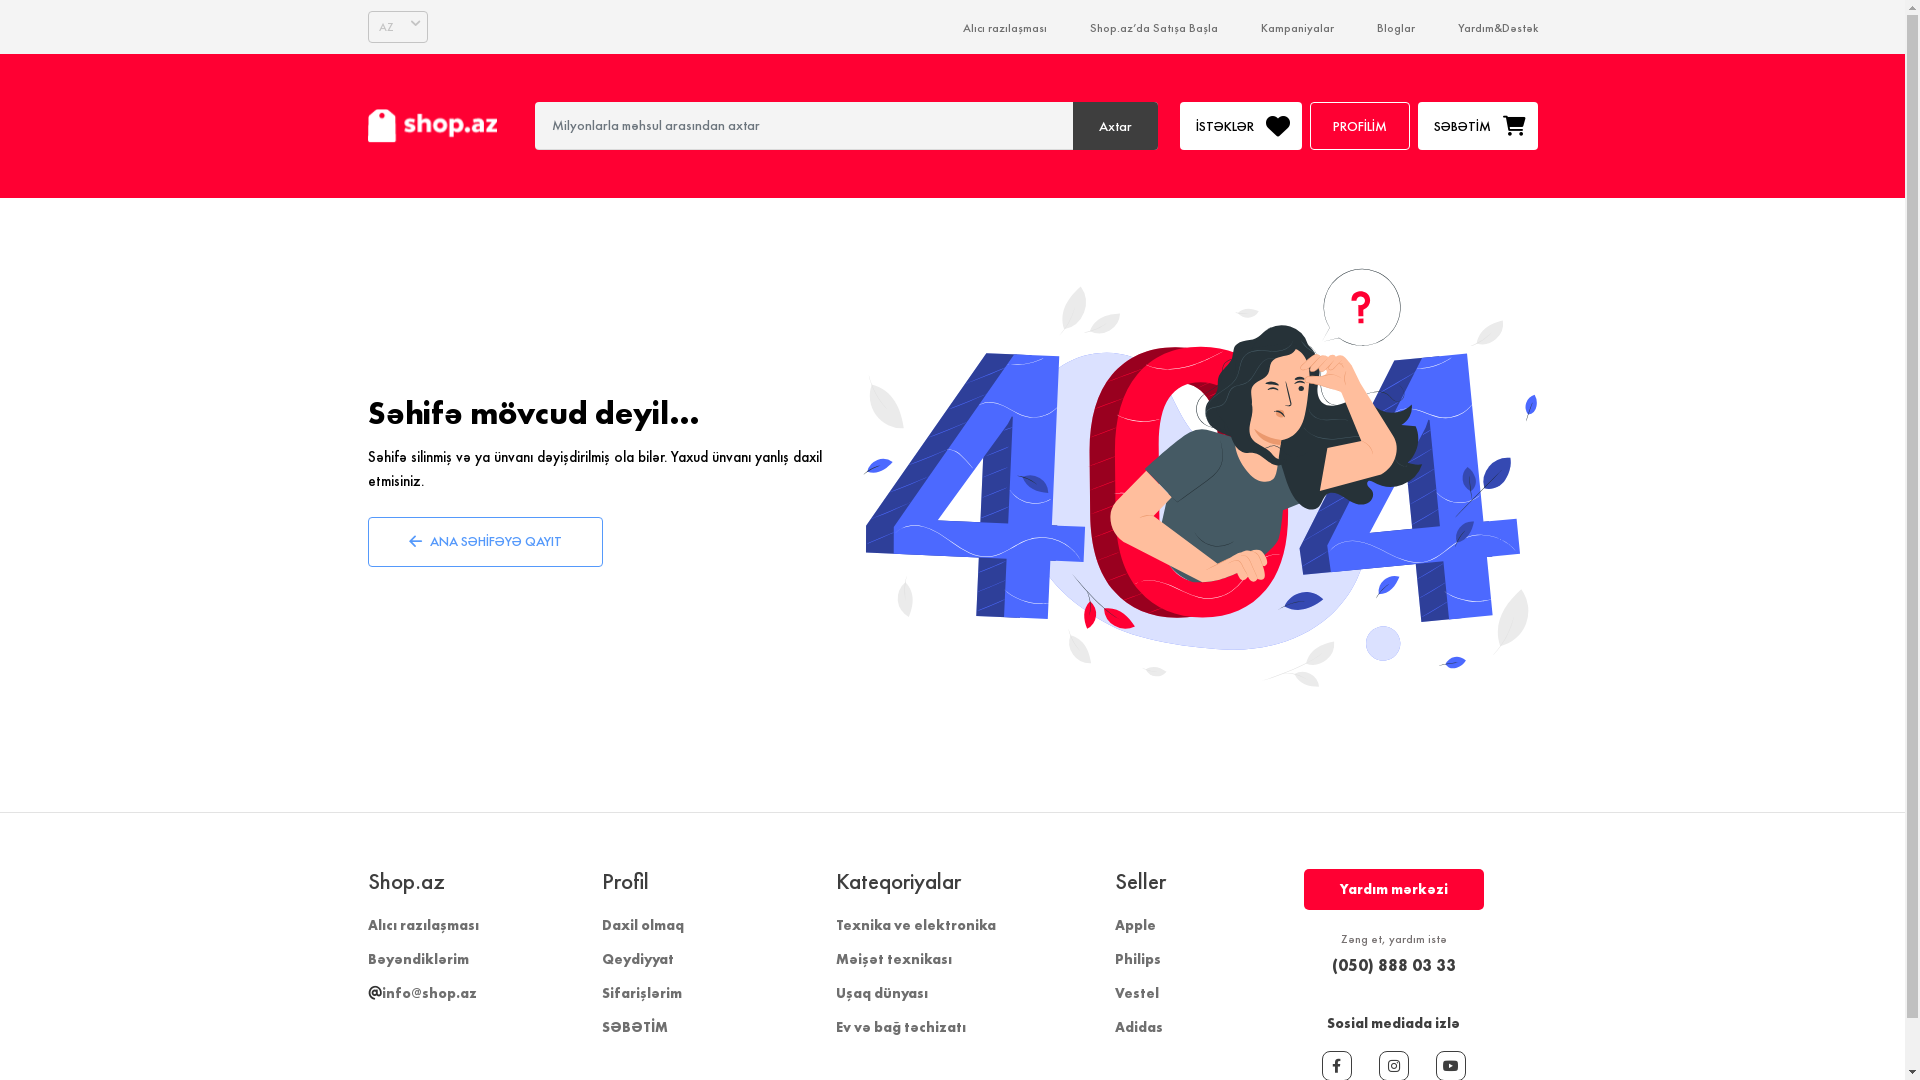 This screenshot has width=1920, height=1080. Describe the element at coordinates (835, 925) in the screenshot. I see `'Texnika ve elektronika'` at that location.